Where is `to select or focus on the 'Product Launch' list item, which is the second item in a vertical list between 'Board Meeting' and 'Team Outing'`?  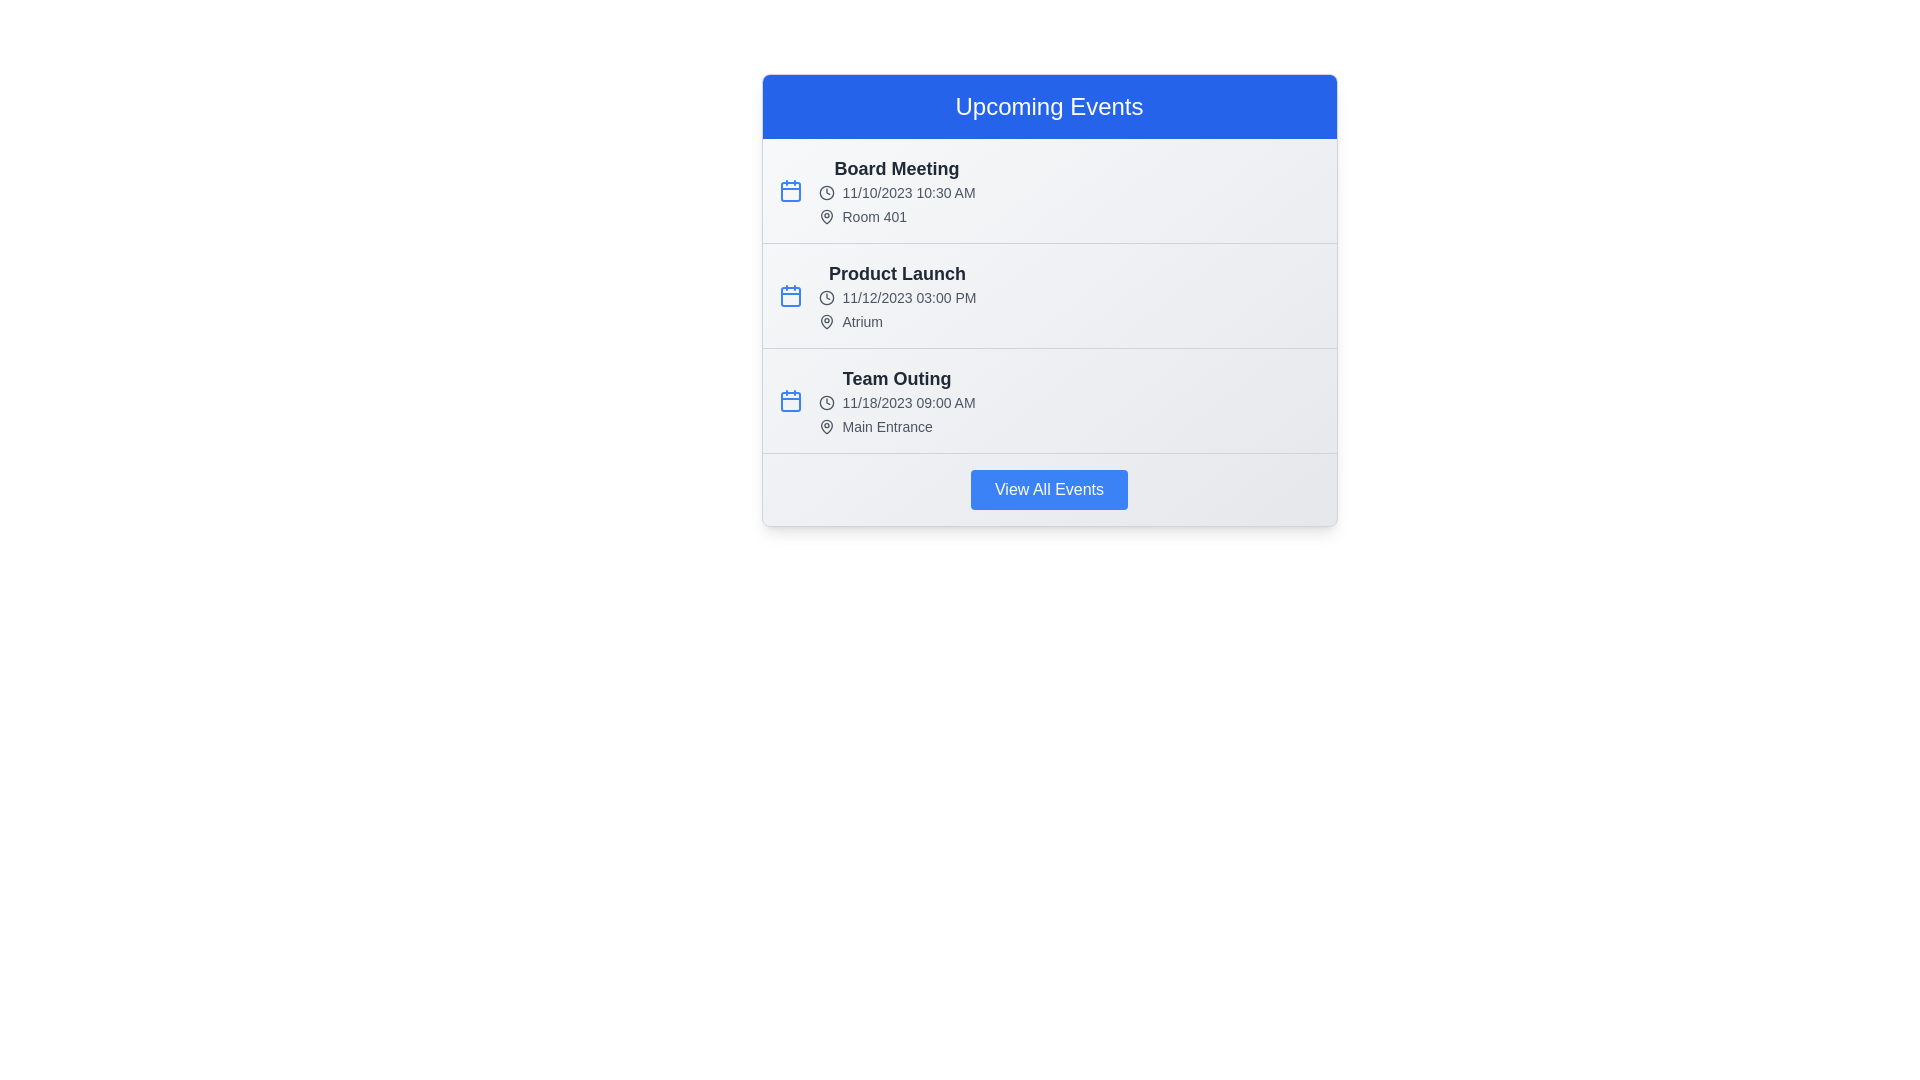 to select or focus on the 'Product Launch' list item, which is the second item in a vertical list between 'Board Meeting' and 'Team Outing' is located at coordinates (1048, 296).